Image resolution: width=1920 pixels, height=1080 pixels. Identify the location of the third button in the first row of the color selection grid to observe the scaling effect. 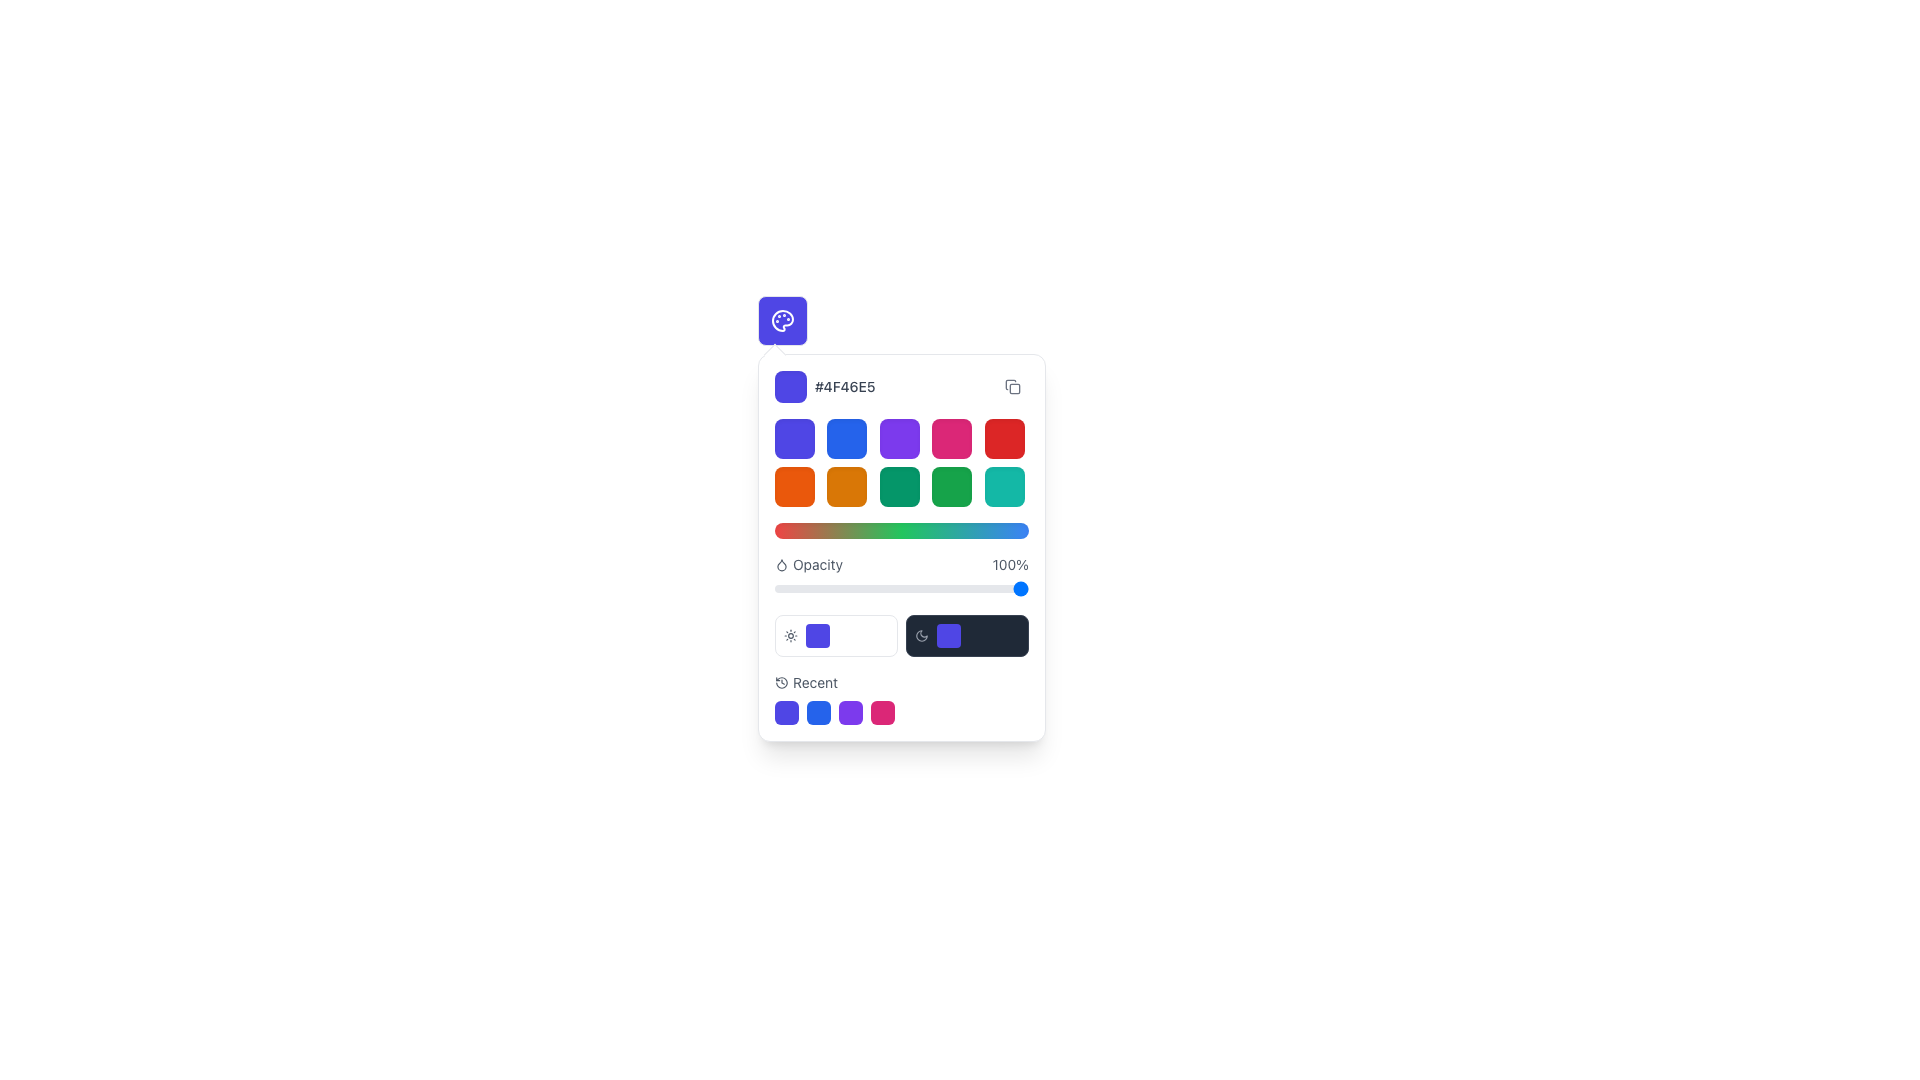
(898, 438).